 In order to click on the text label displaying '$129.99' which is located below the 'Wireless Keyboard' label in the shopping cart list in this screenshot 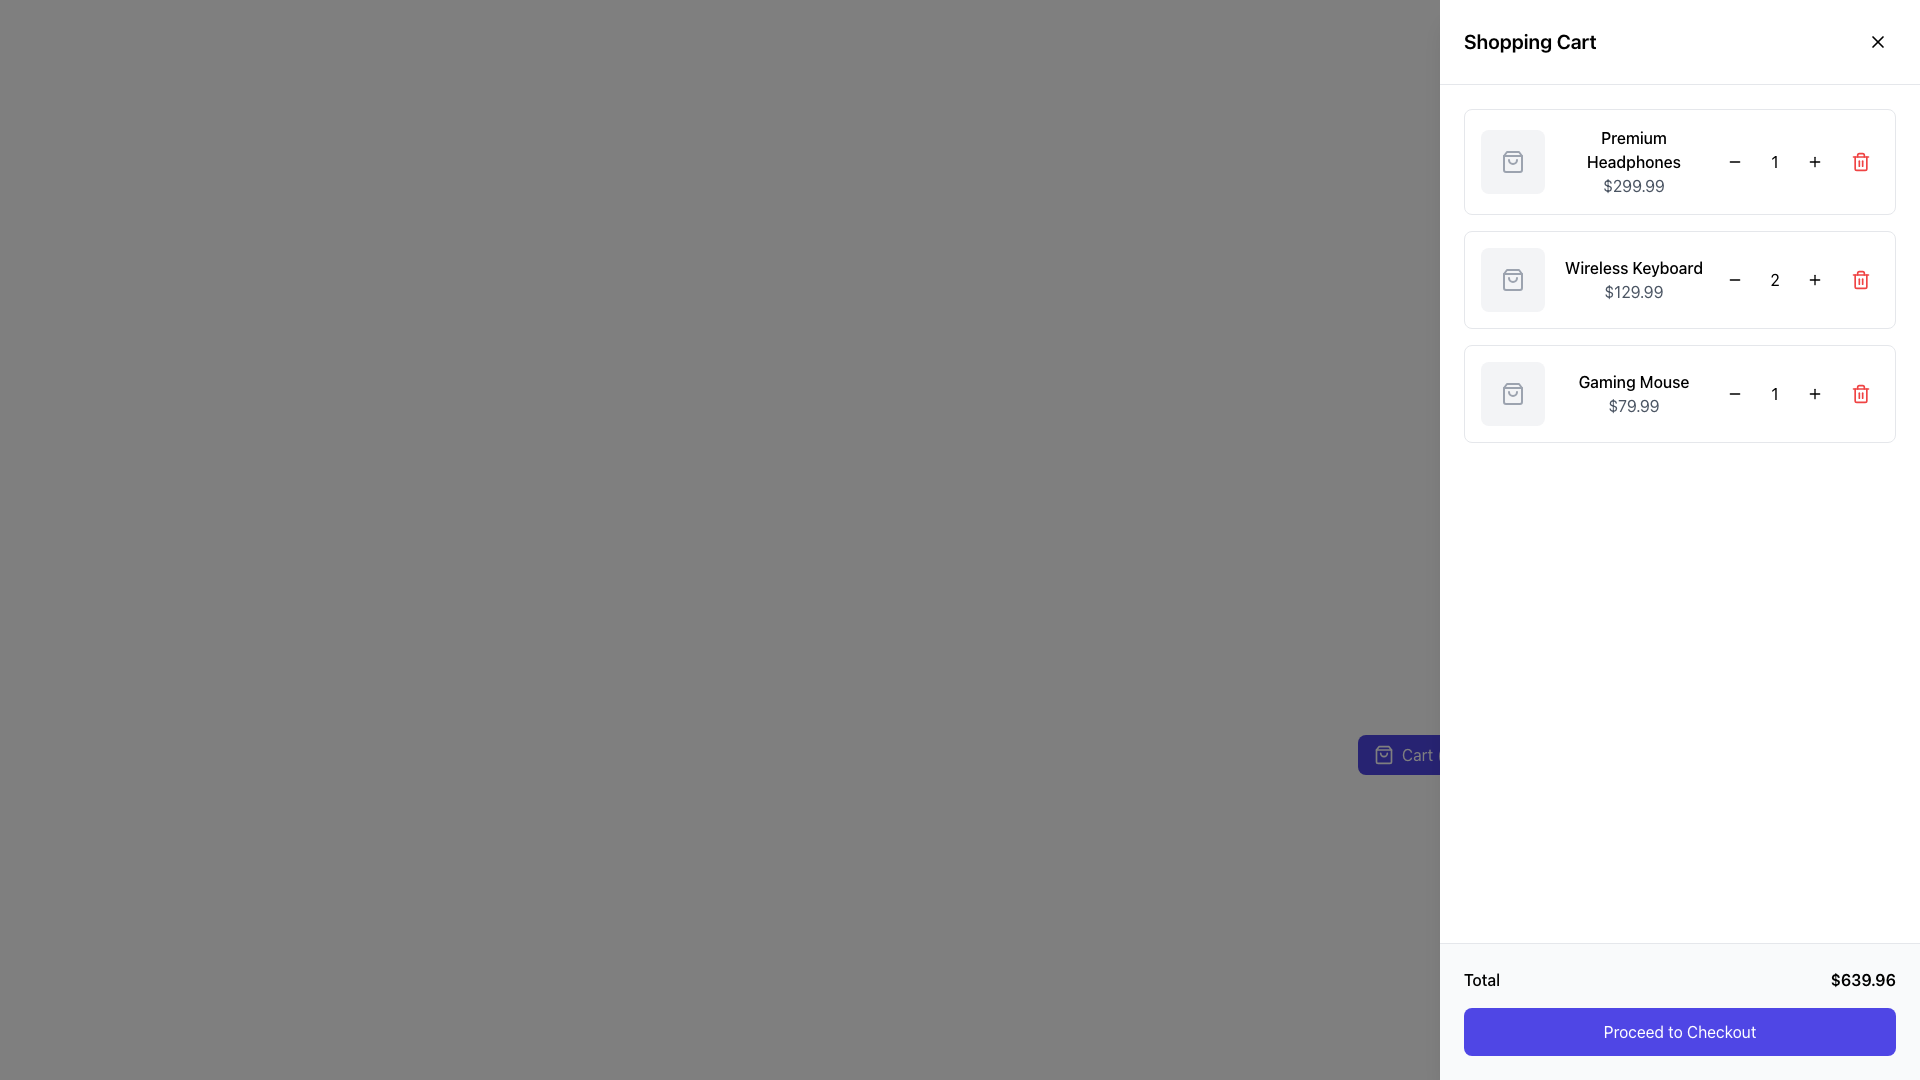, I will do `click(1633, 292)`.